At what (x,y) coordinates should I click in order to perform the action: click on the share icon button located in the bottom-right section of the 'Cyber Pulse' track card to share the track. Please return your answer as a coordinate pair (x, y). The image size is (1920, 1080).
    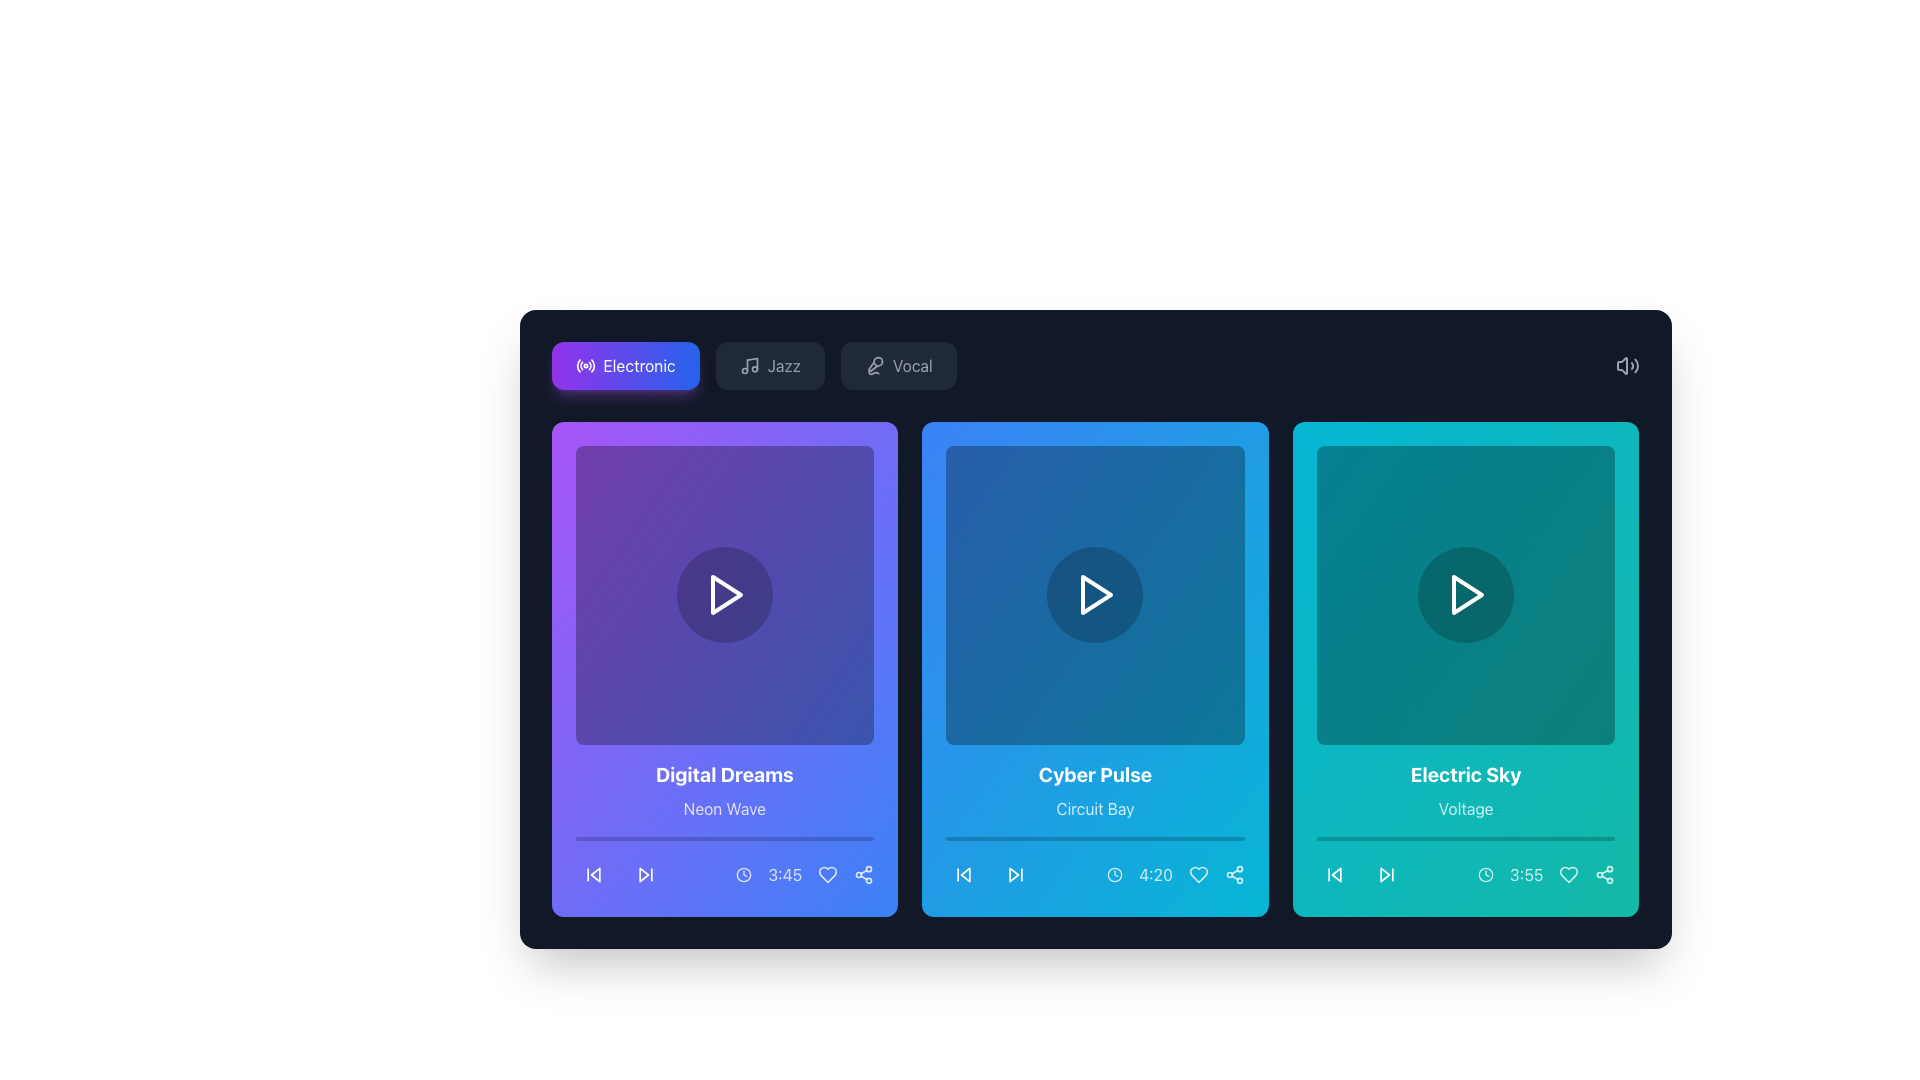
    Looking at the image, I should click on (1233, 873).